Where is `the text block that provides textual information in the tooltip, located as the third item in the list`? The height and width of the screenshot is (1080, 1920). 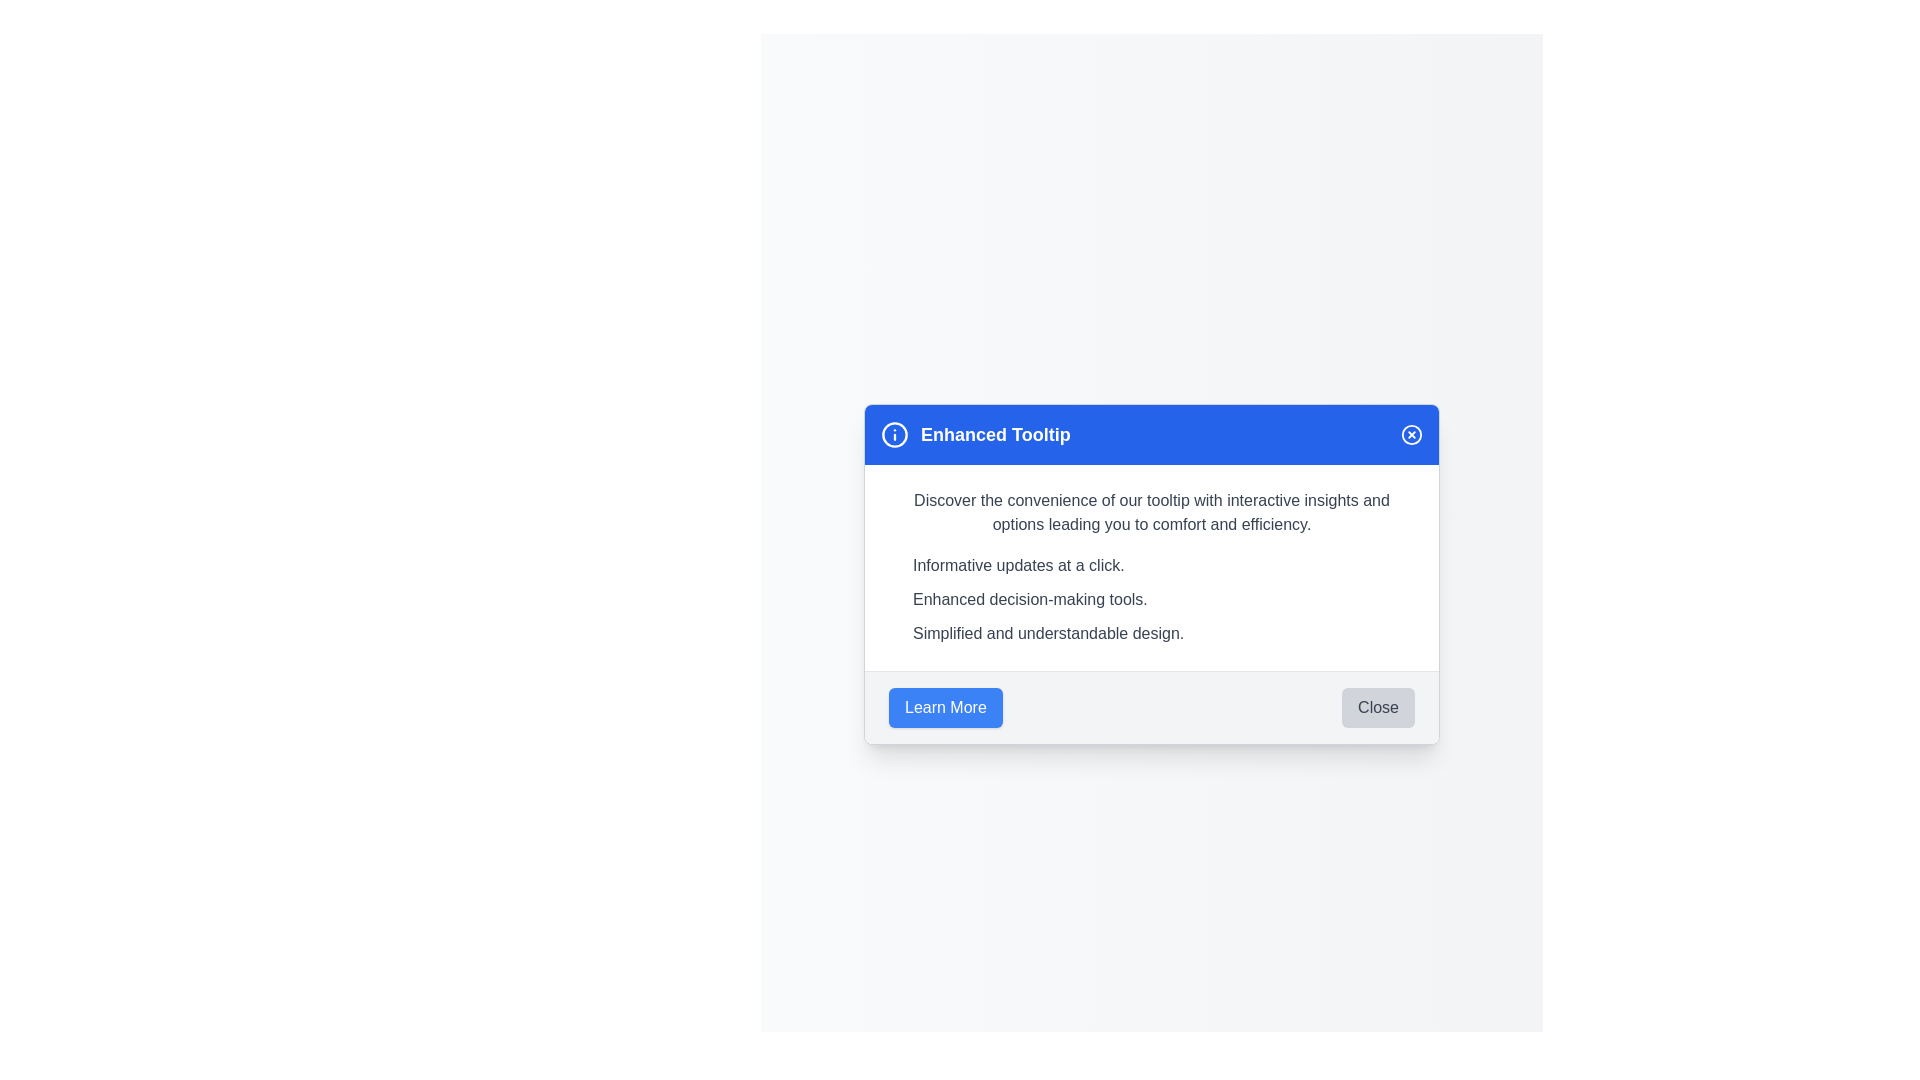
the text block that provides textual information in the tooltip, located as the third item in the list is located at coordinates (1163, 633).